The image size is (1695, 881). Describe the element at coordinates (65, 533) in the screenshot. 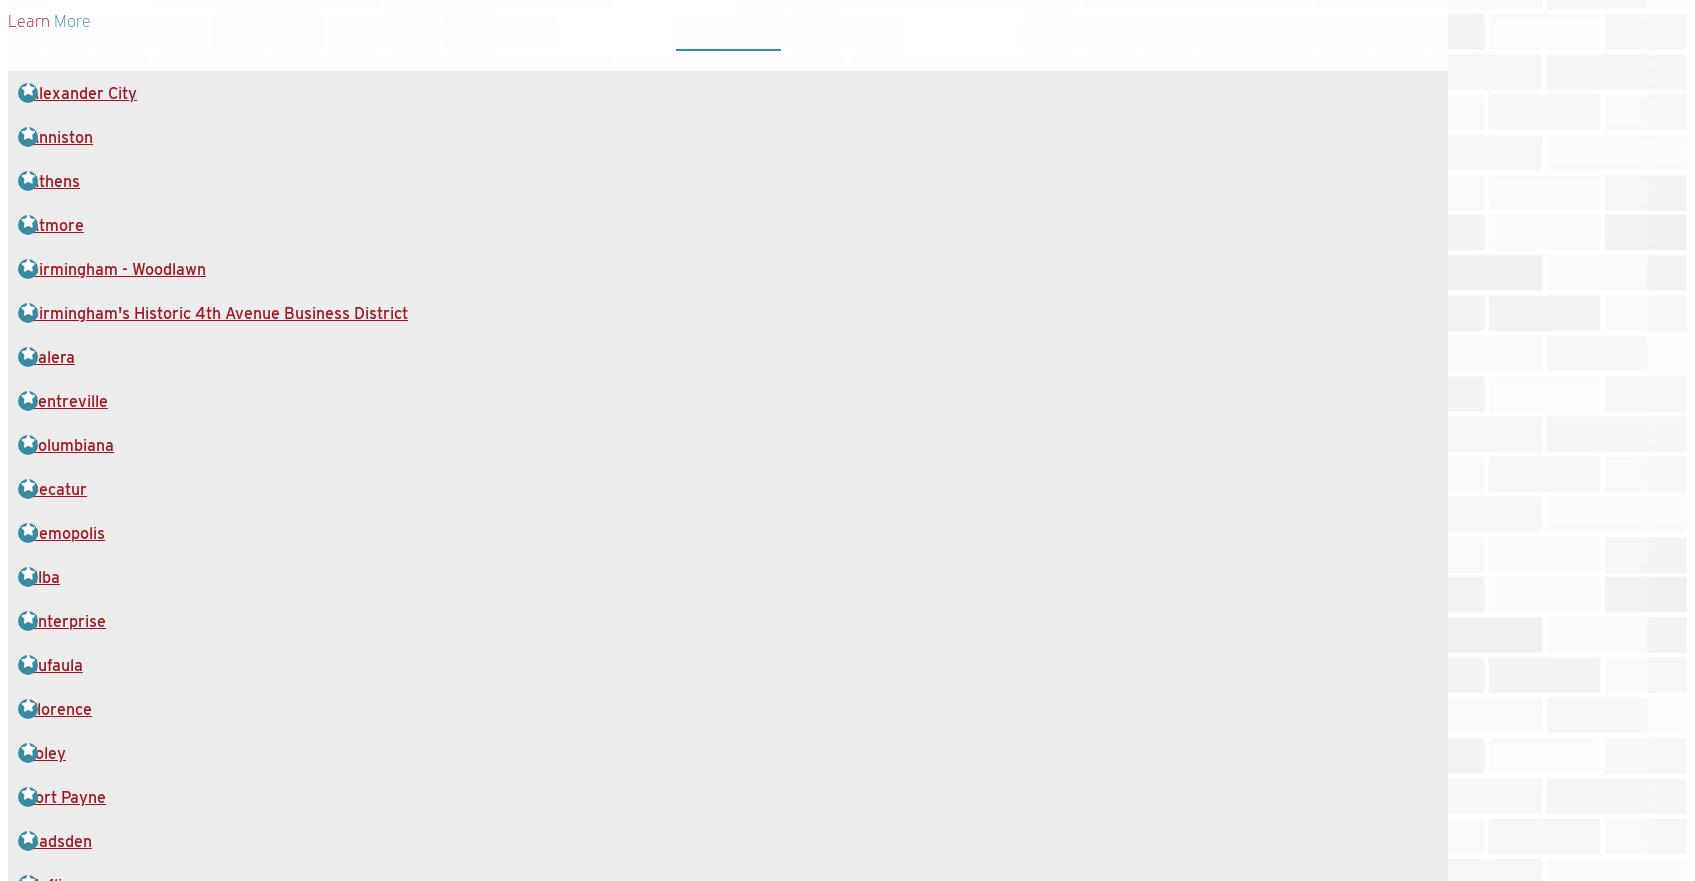

I see `'Demopolis'` at that location.